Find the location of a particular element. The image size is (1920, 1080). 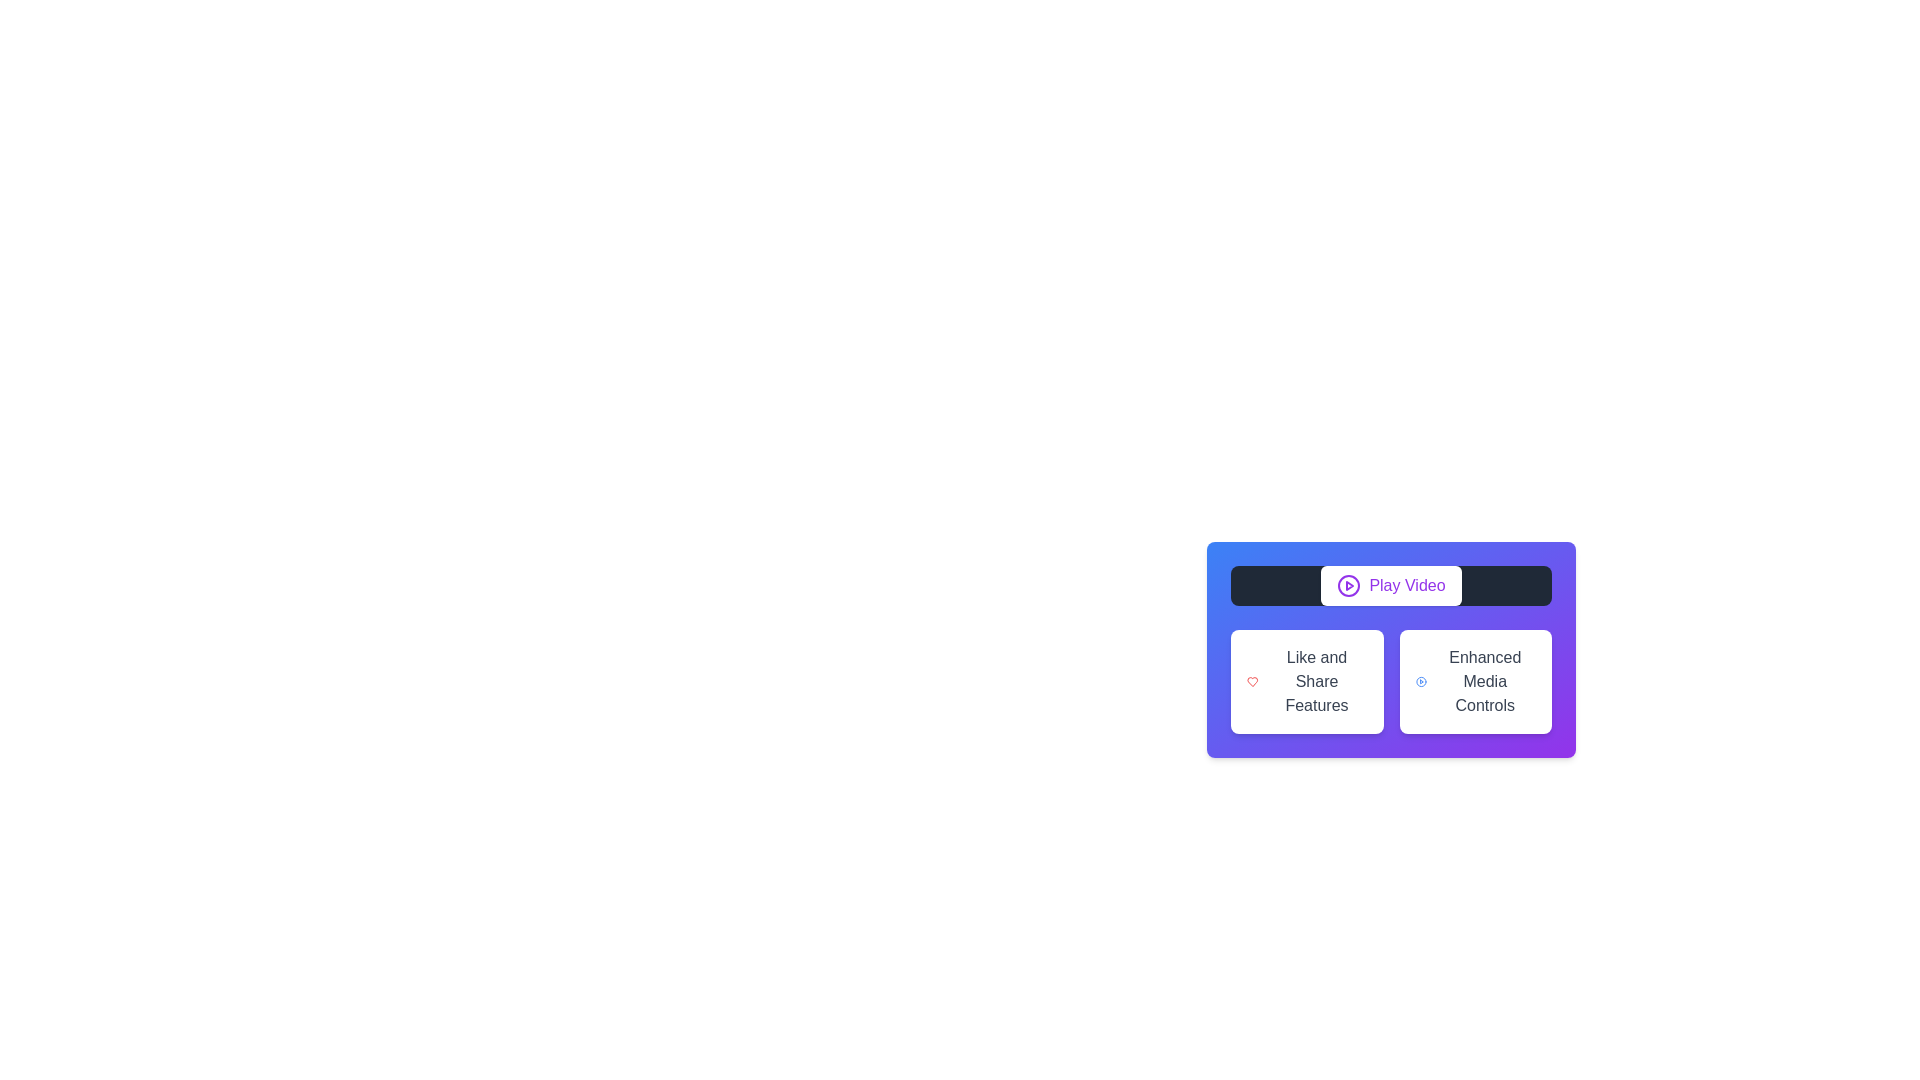

the heart icon styled in red that denotes a 'like' action, located at the top-left within the 'Like and Share Features' card to like the associated content is located at coordinates (1251, 681).